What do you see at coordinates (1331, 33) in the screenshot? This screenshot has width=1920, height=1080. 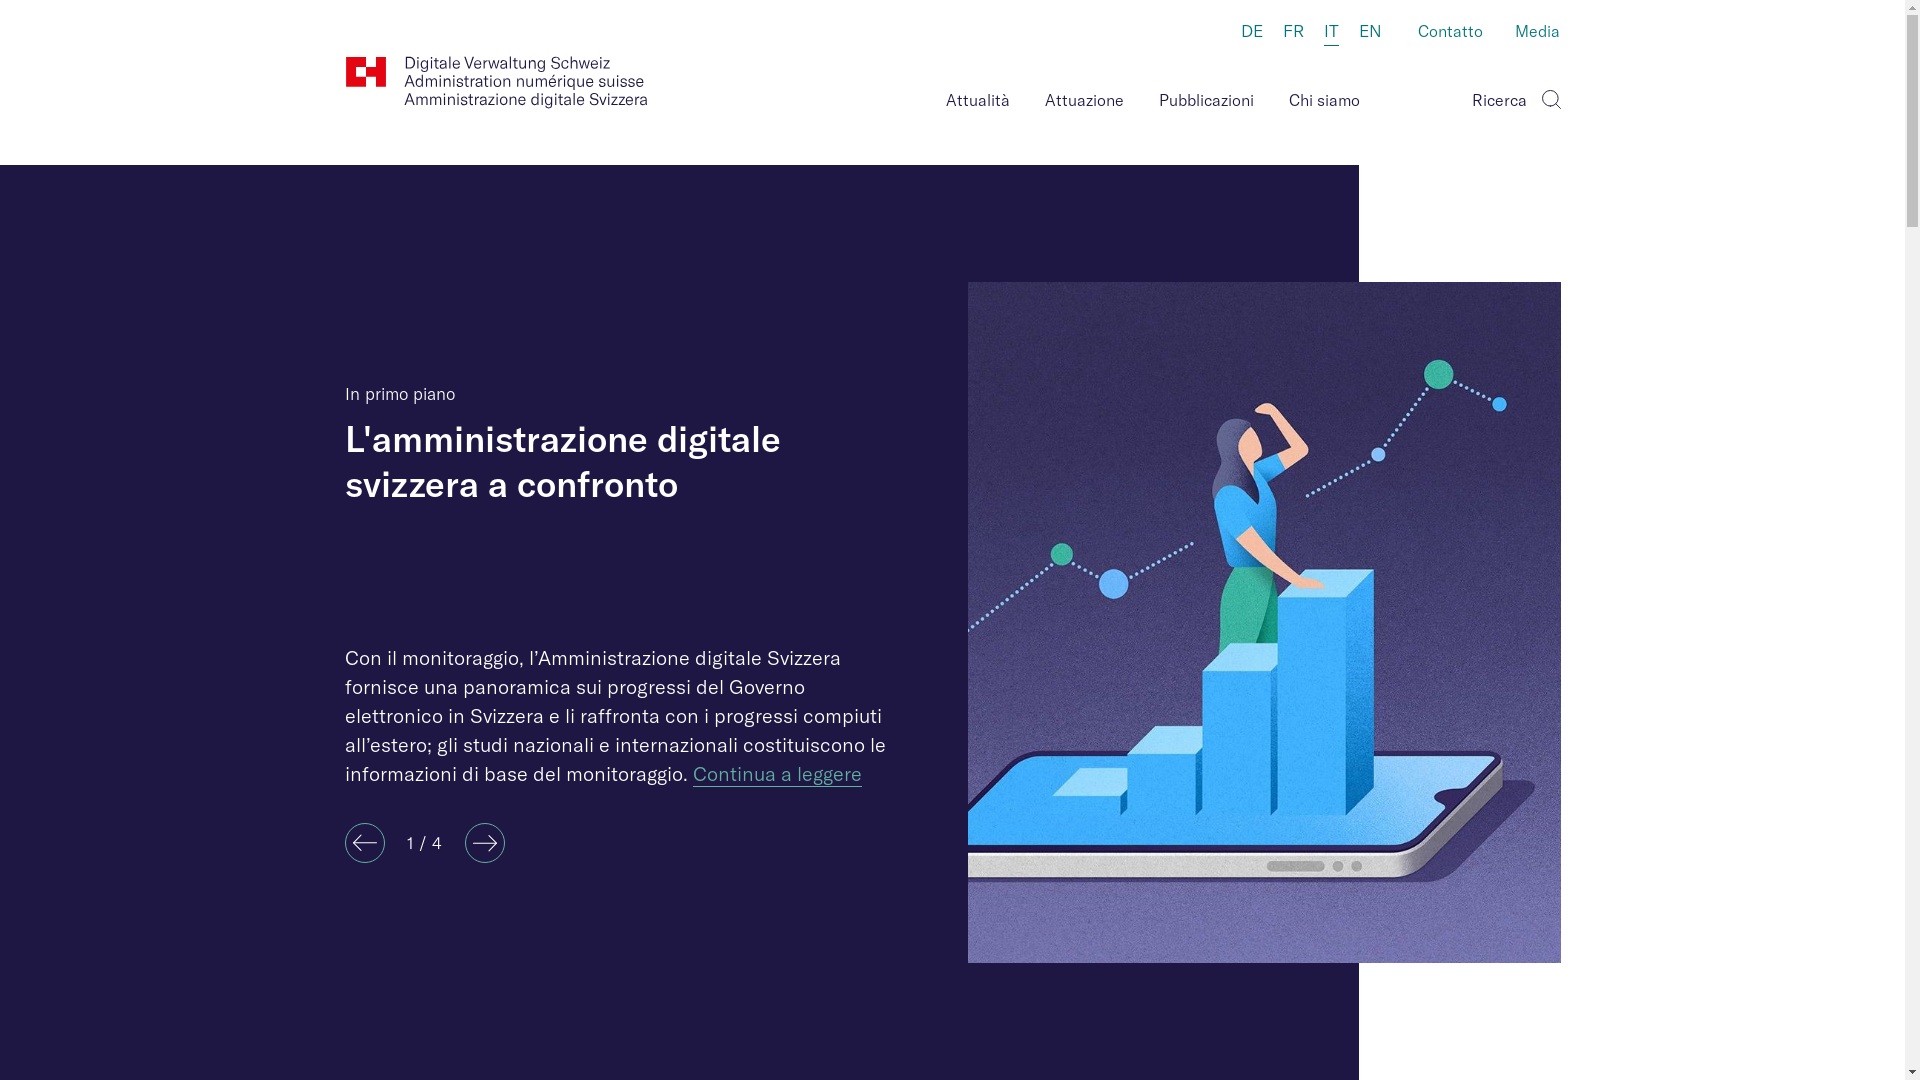 I see `'IT'` at bounding box center [1331, 33].